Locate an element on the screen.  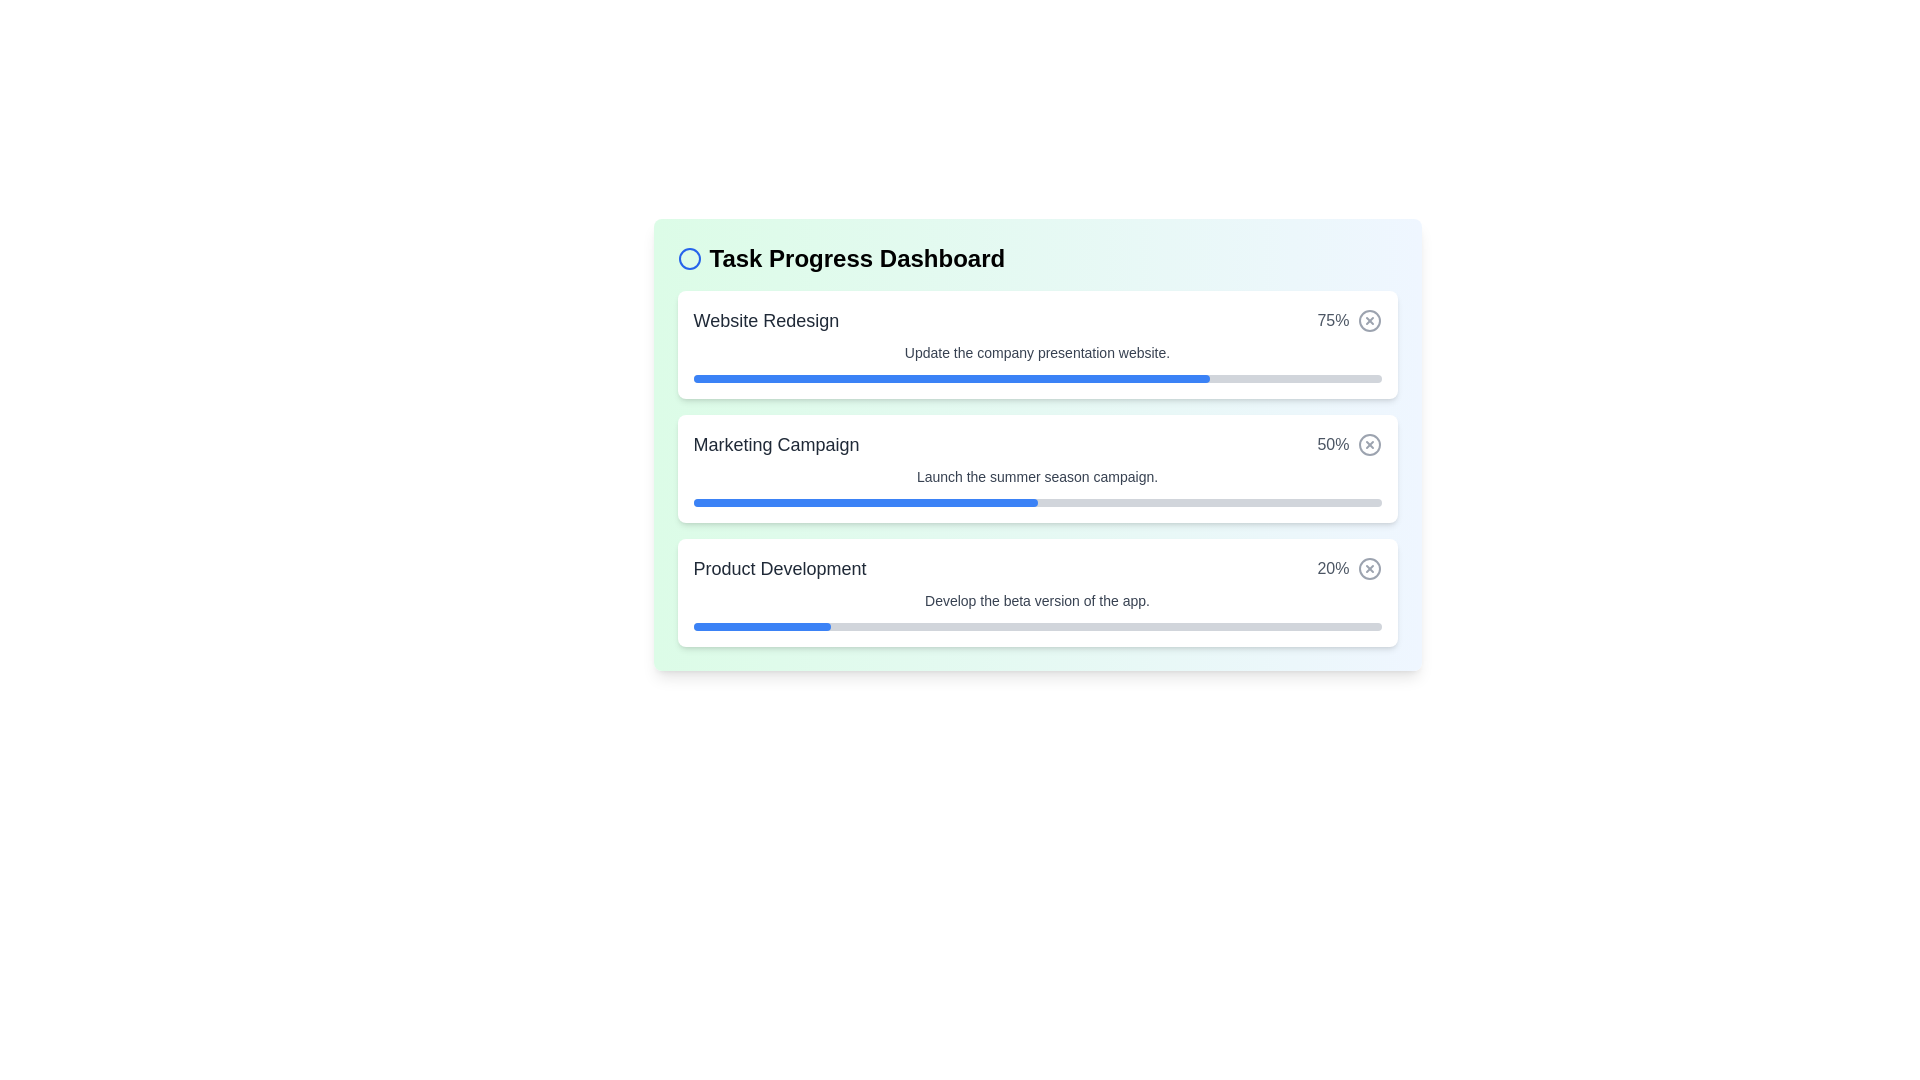
the label displaying '50%' in gray font located in the 'Marketing Campaign' section of the task progress dashboard is located at coordinates (1349, 443).